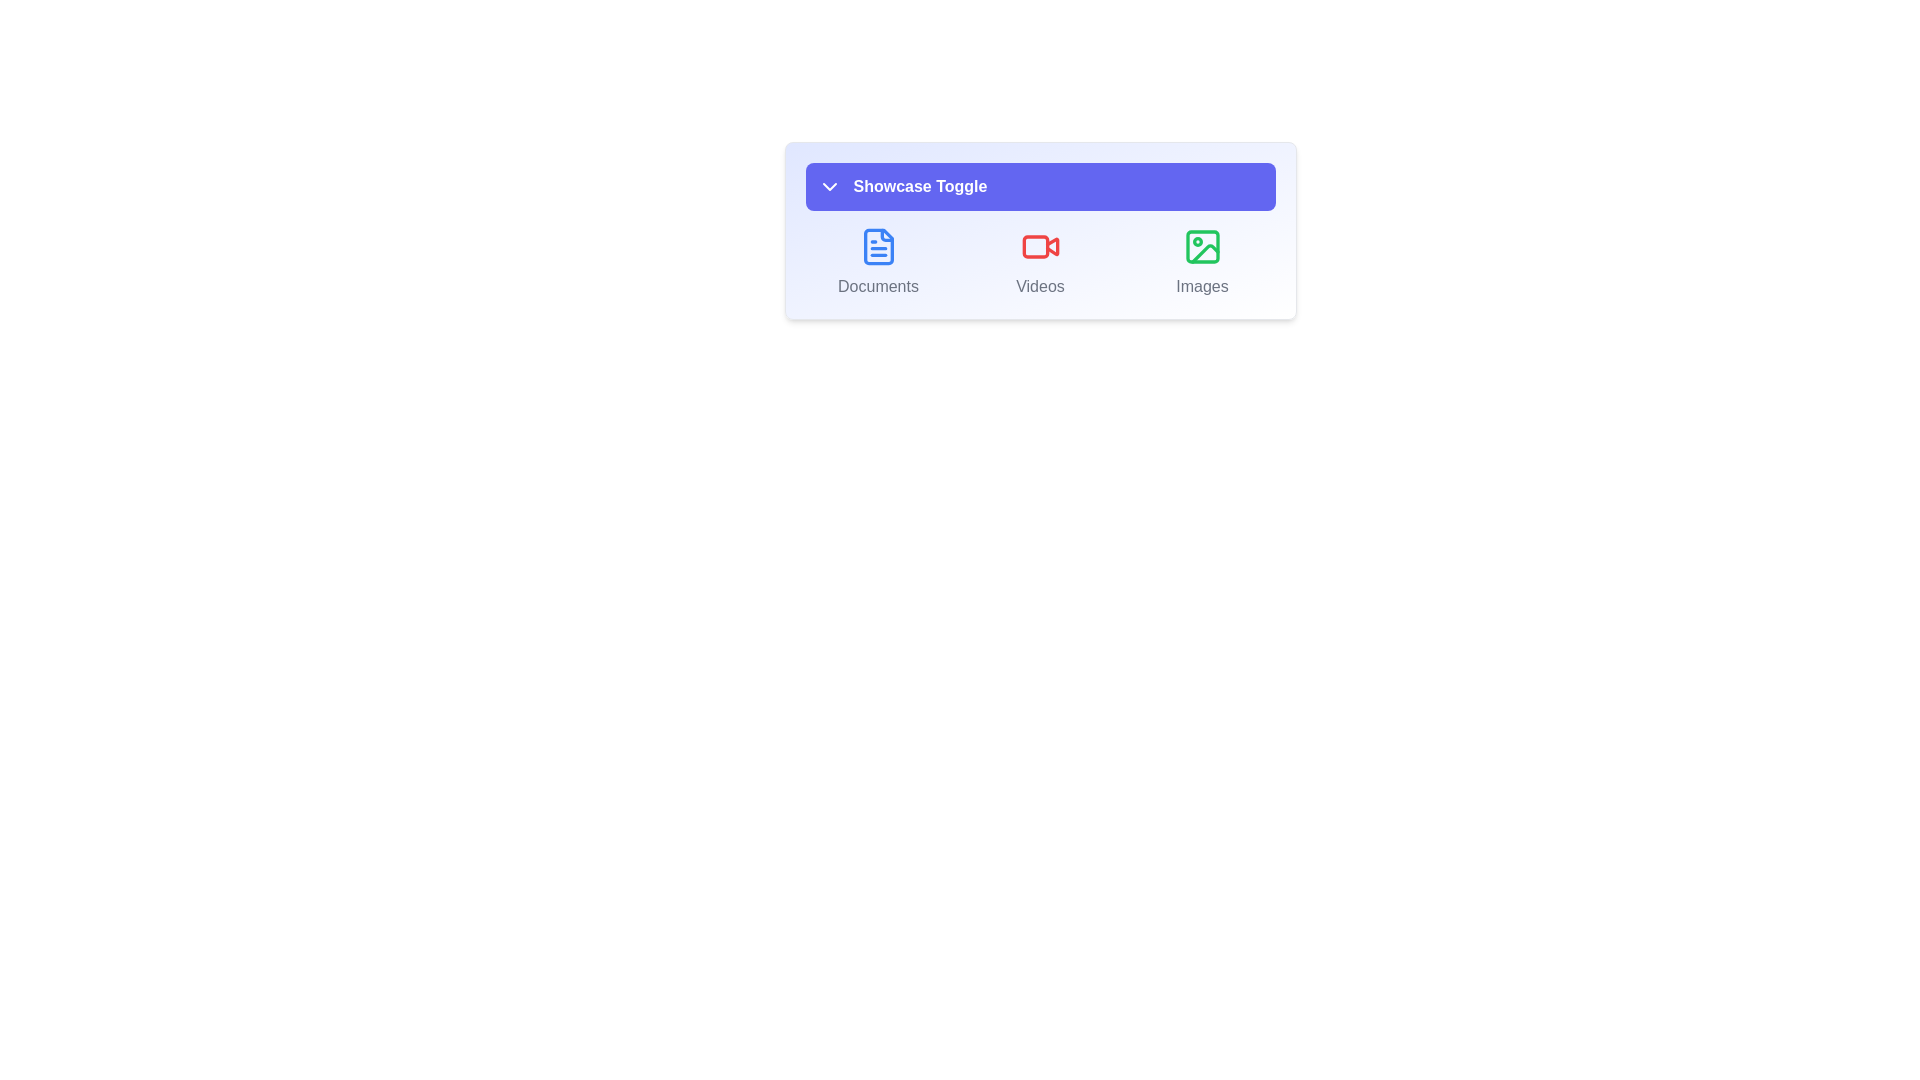 The width and height of the screenshot is (1920, 1080). Describe the element at coordinates (1040, 261) in the screenshot. I see `the 'Videos' icon, which is the second element in a horizontally aligned grid of three options` at that location.